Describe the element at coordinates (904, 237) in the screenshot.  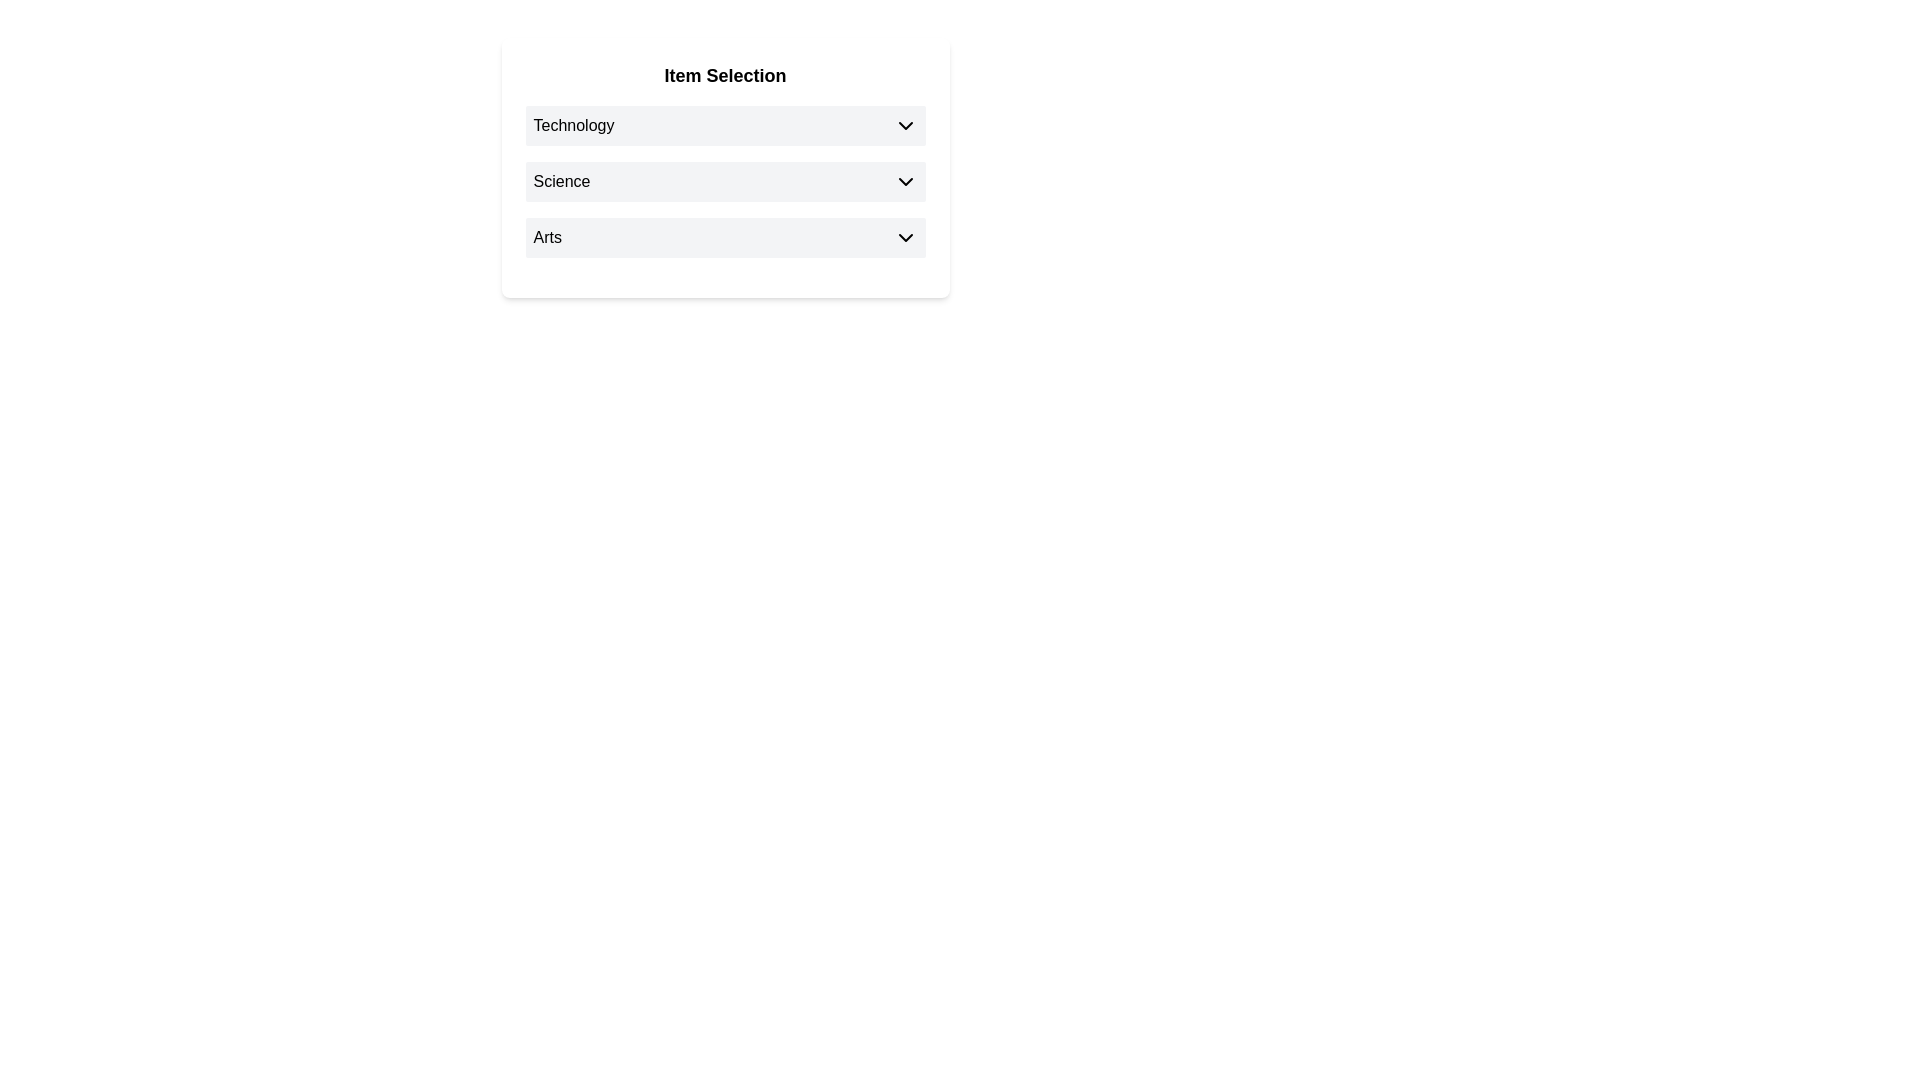
I see `the dropdown toggle icon located at the far right of the 'Arts' row` at that location.